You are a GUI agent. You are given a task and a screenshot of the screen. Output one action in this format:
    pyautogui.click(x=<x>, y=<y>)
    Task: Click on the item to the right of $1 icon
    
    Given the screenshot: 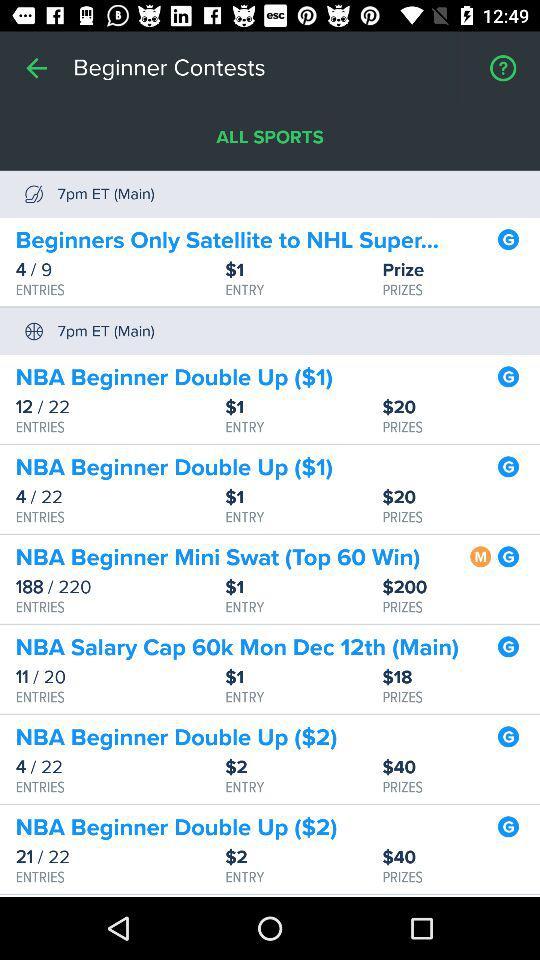 What is the action you would take?
    pyautogui.click(x=461, y=677)
    